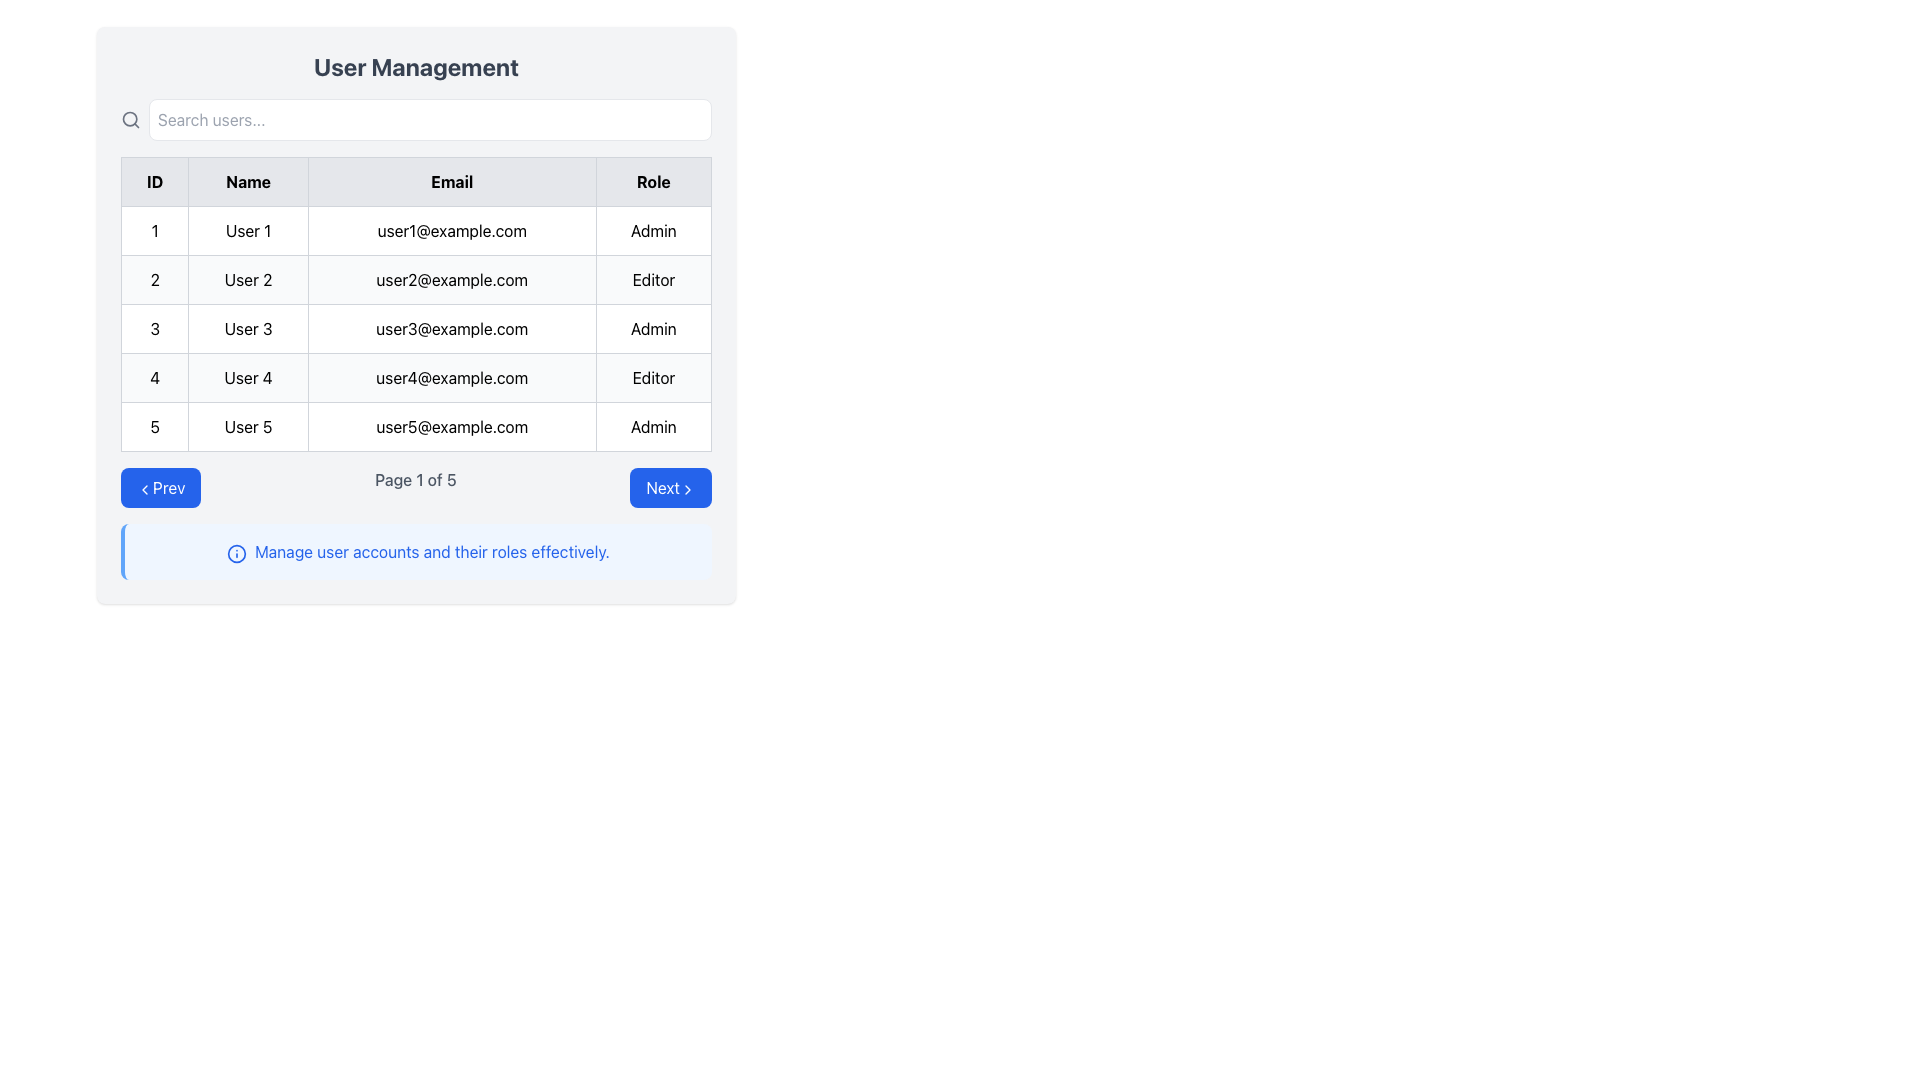 This screenshot has width=1920, height=1080. What do you see at coordinates (415, 327) in the screenshot?
I see `the non-interactive table row displaying user details for User 3, located in the third row of the user management table` at bounding box center [415, 327].